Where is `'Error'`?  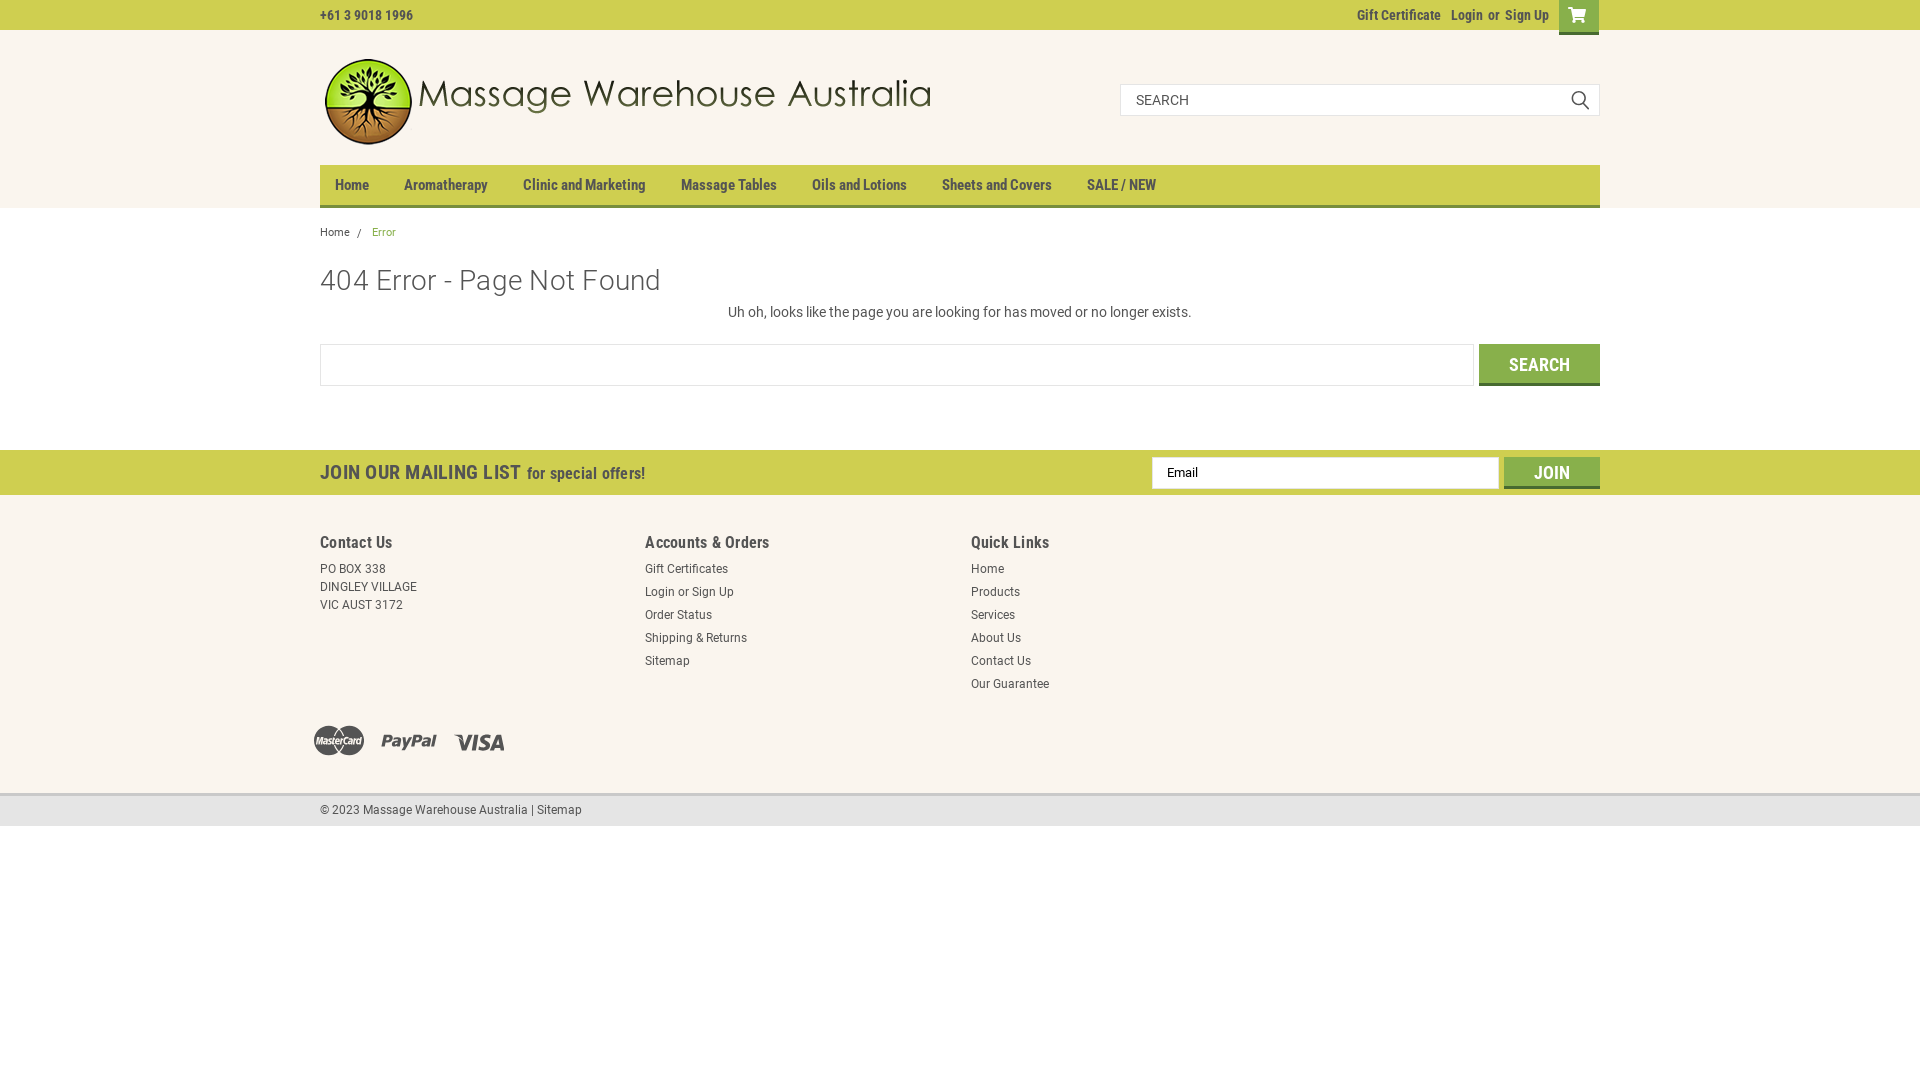 'Error' is located at coordinates (384, 231).